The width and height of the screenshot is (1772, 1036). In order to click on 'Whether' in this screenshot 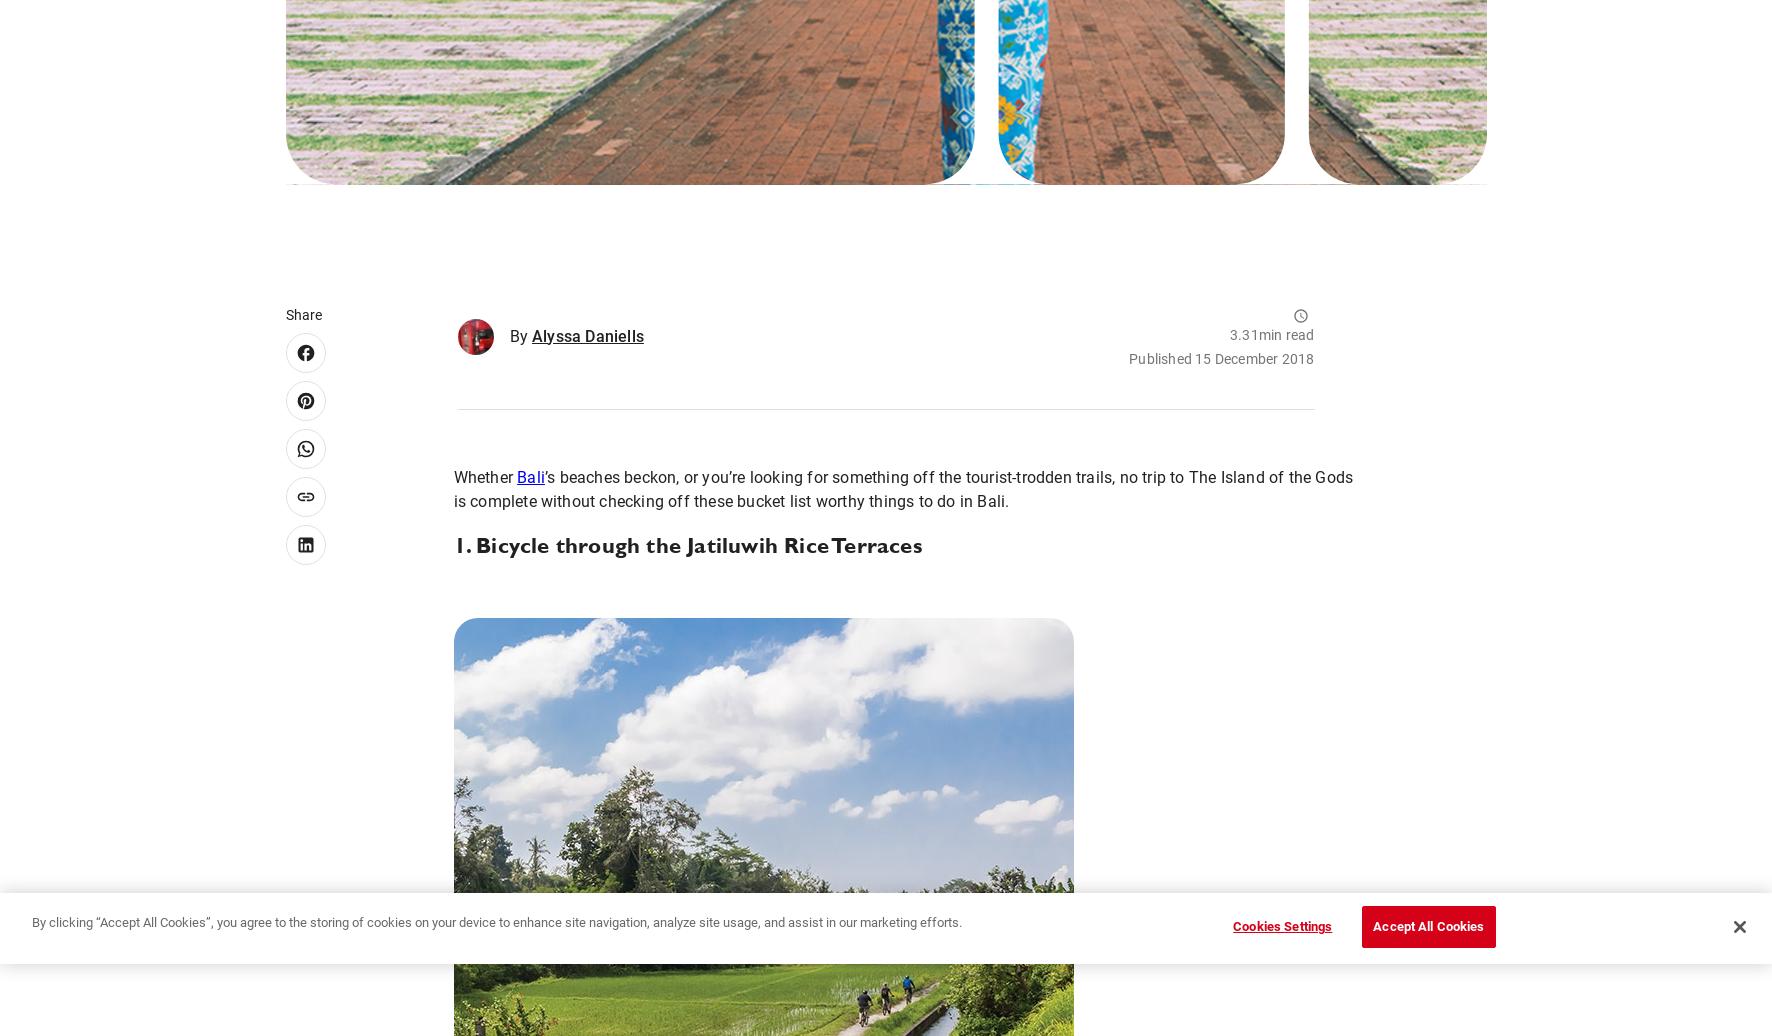, I will do `click(451, 476)`.